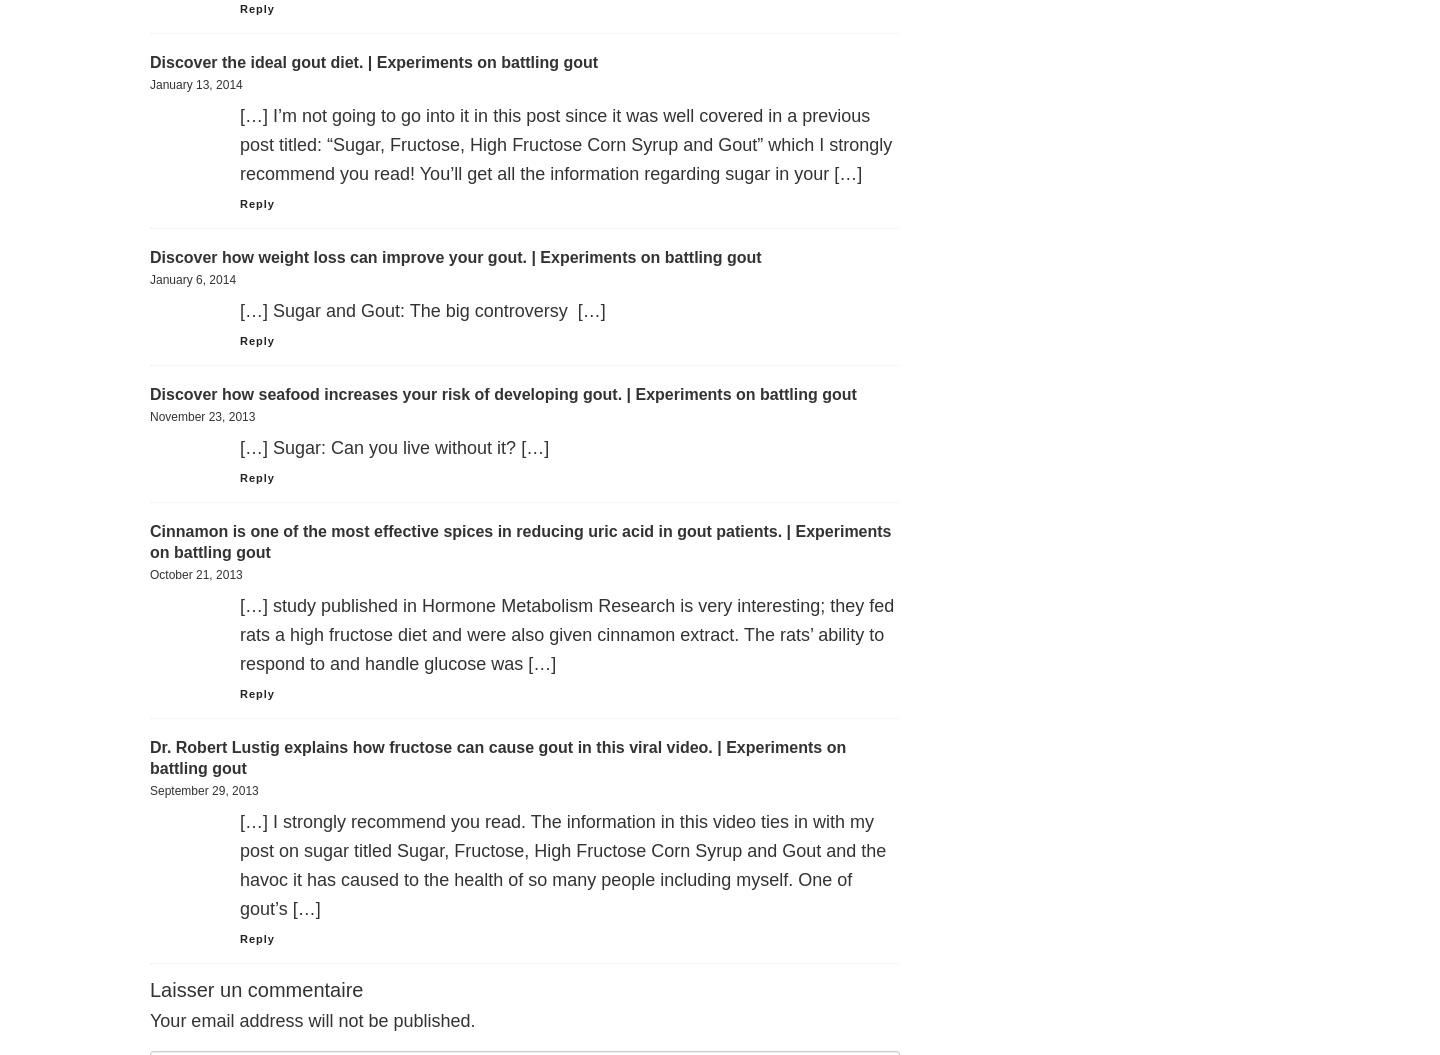  I want to click on 'Your email address will not be published.', so click(312, 1020).